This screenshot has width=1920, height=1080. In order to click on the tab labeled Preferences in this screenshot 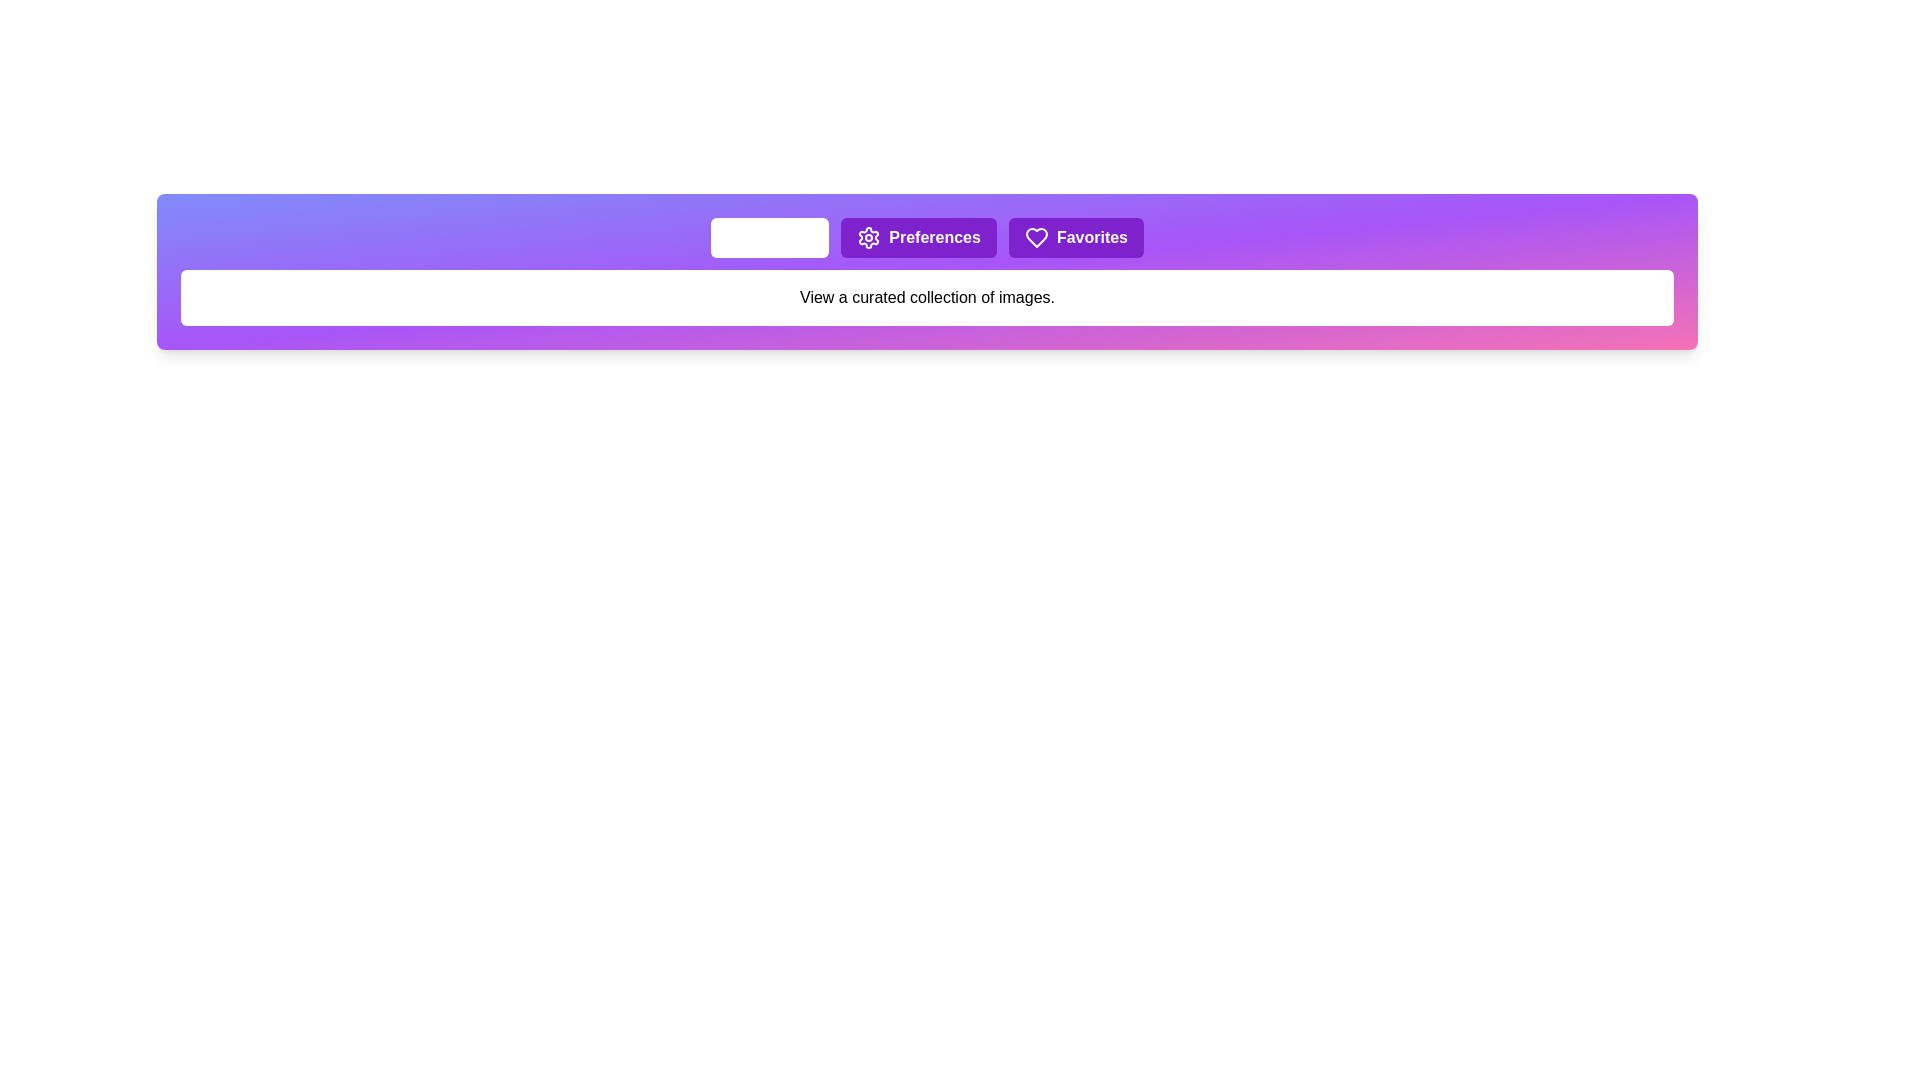, I will do `click(917, 237)`.